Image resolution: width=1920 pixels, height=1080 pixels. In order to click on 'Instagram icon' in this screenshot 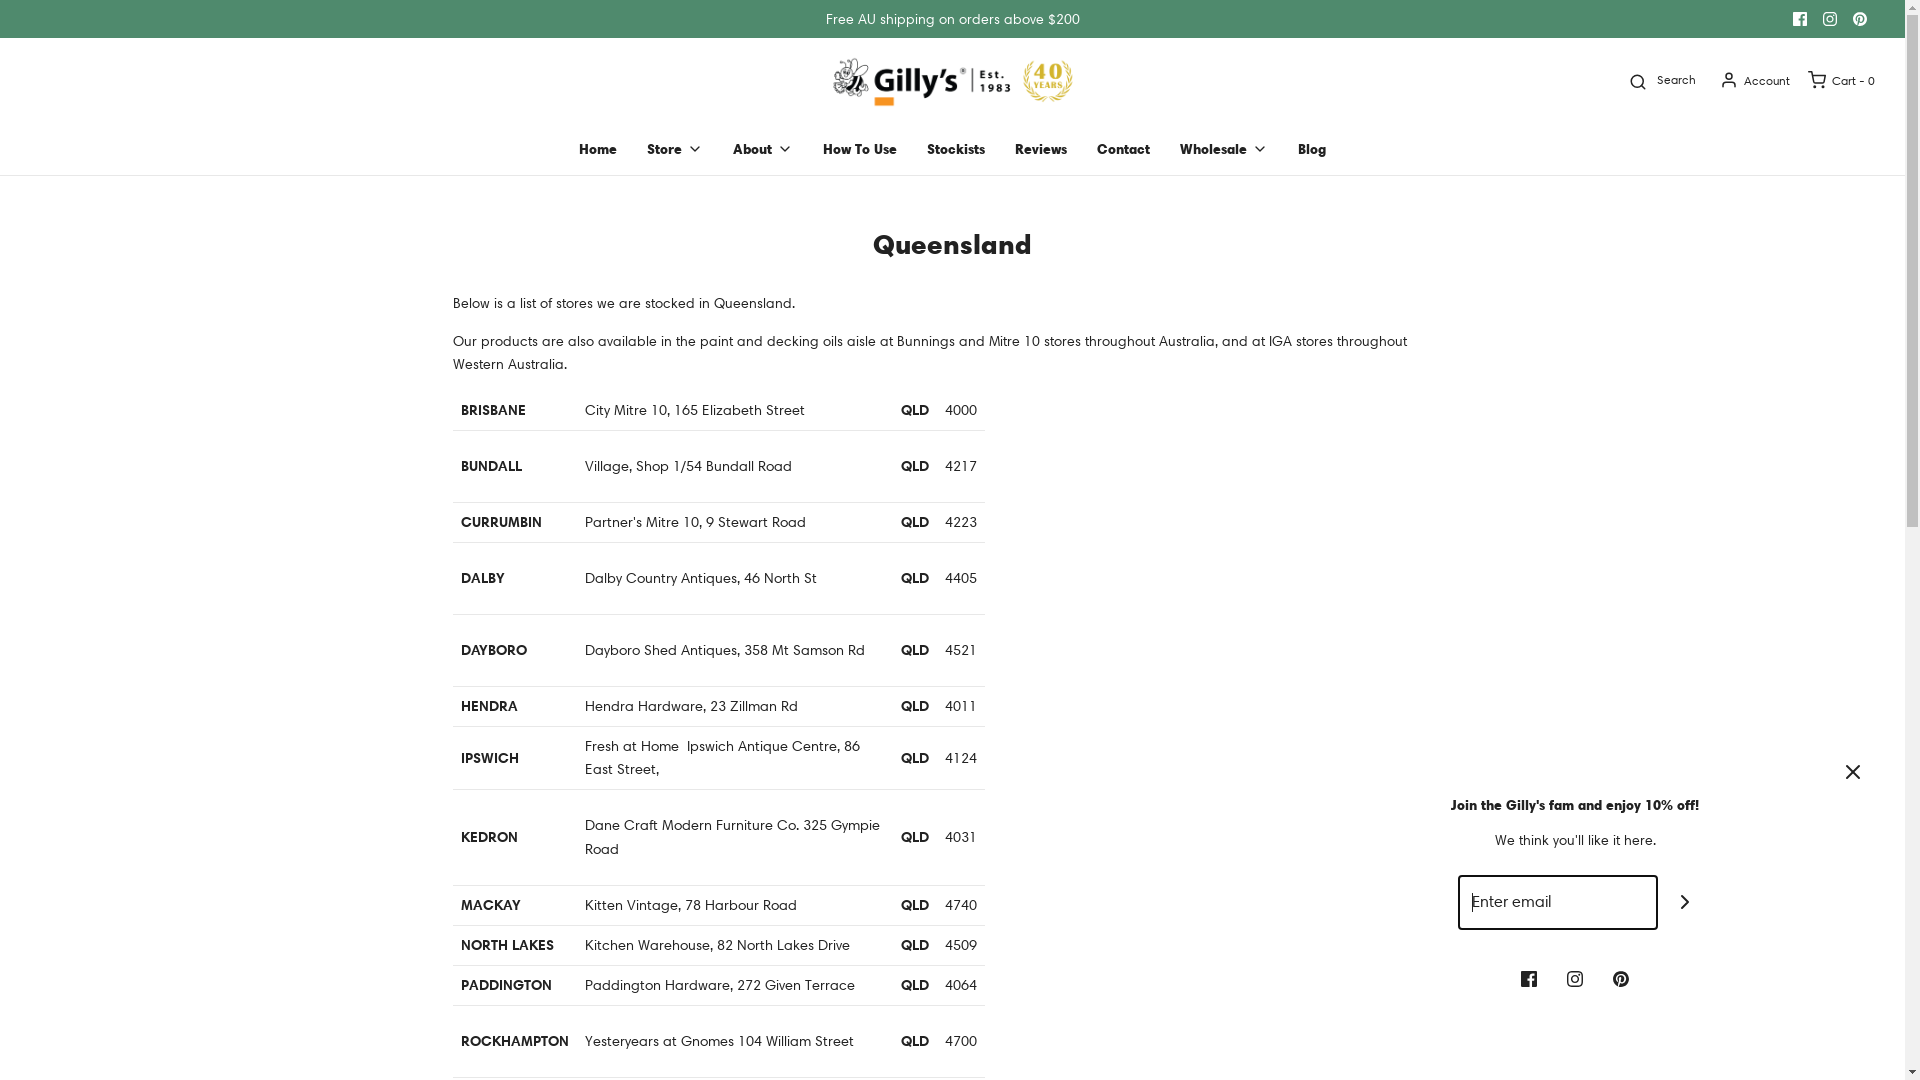, I will do `click(1829, 19)`.